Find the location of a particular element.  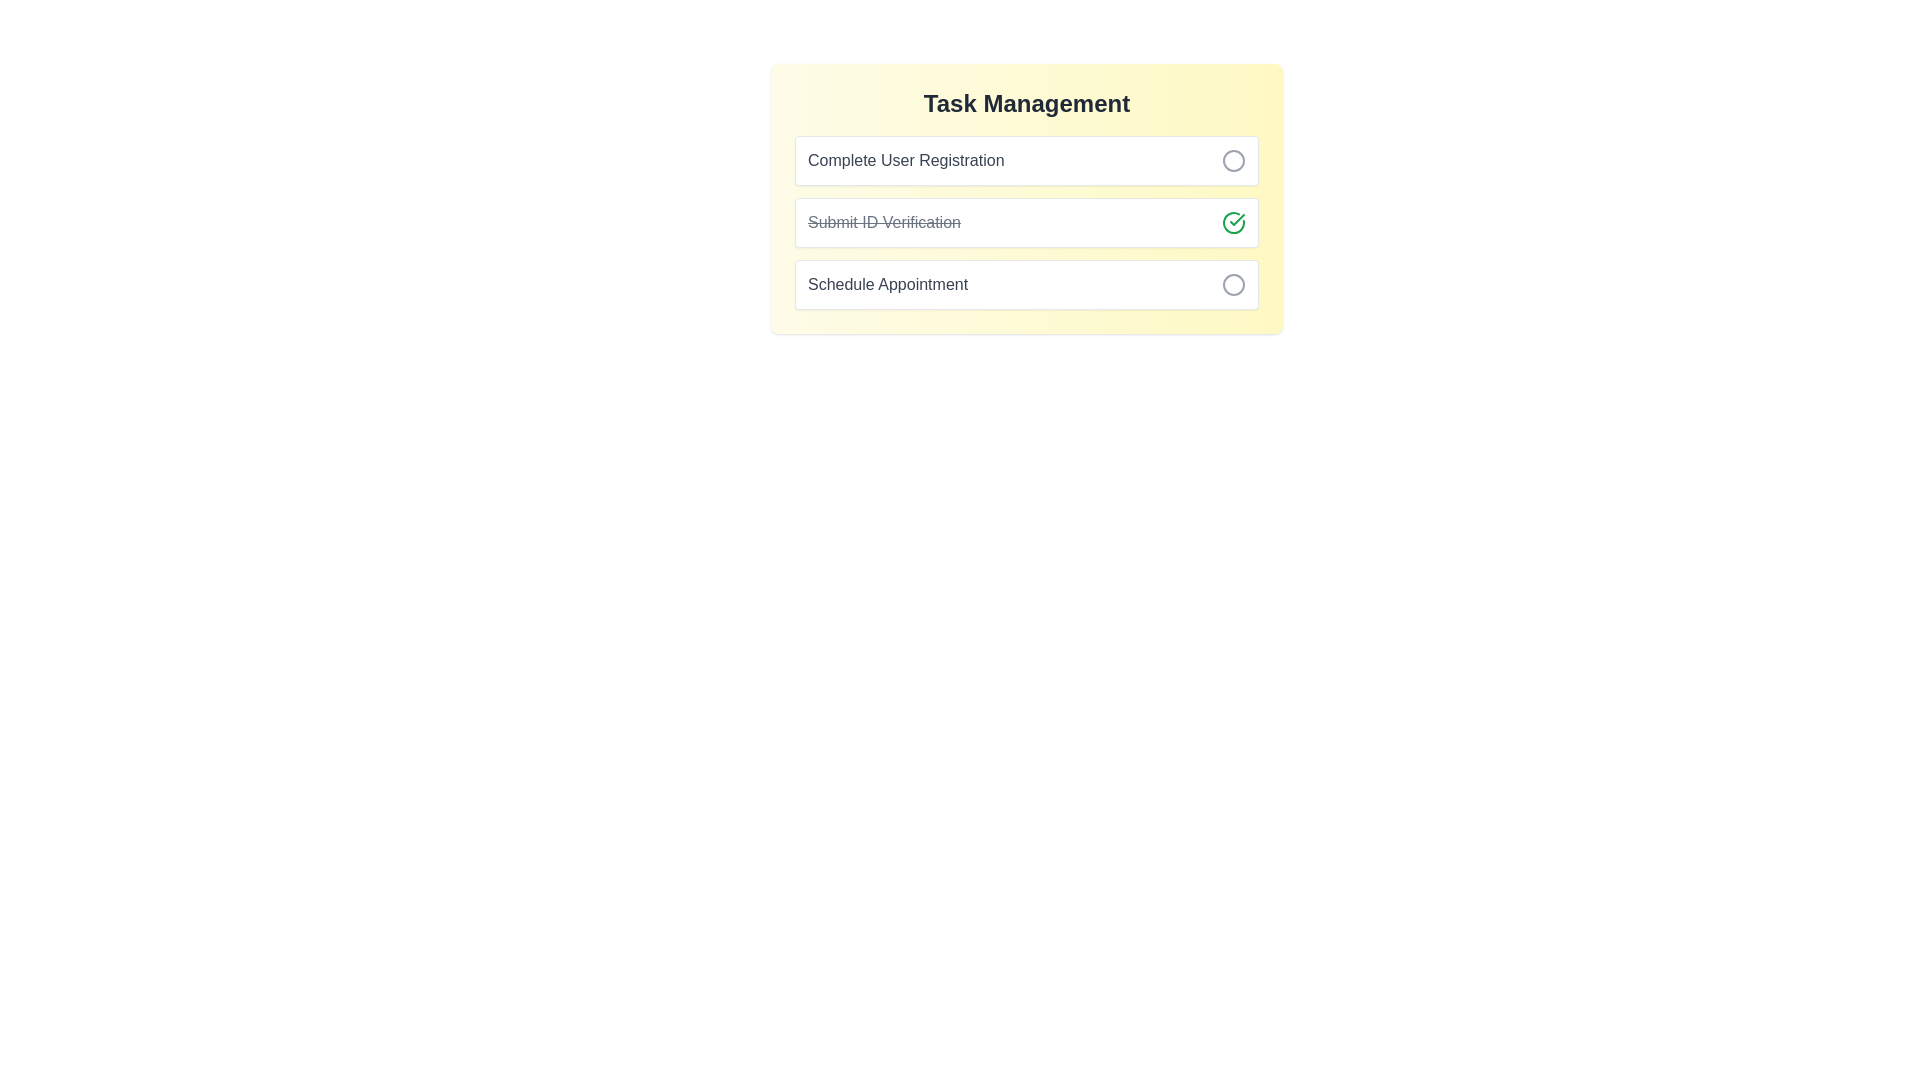

the circular icon outline with a dot in its center, located to the right side of the 'Schedule Appointment' text is located at coordinates (1232, 285).